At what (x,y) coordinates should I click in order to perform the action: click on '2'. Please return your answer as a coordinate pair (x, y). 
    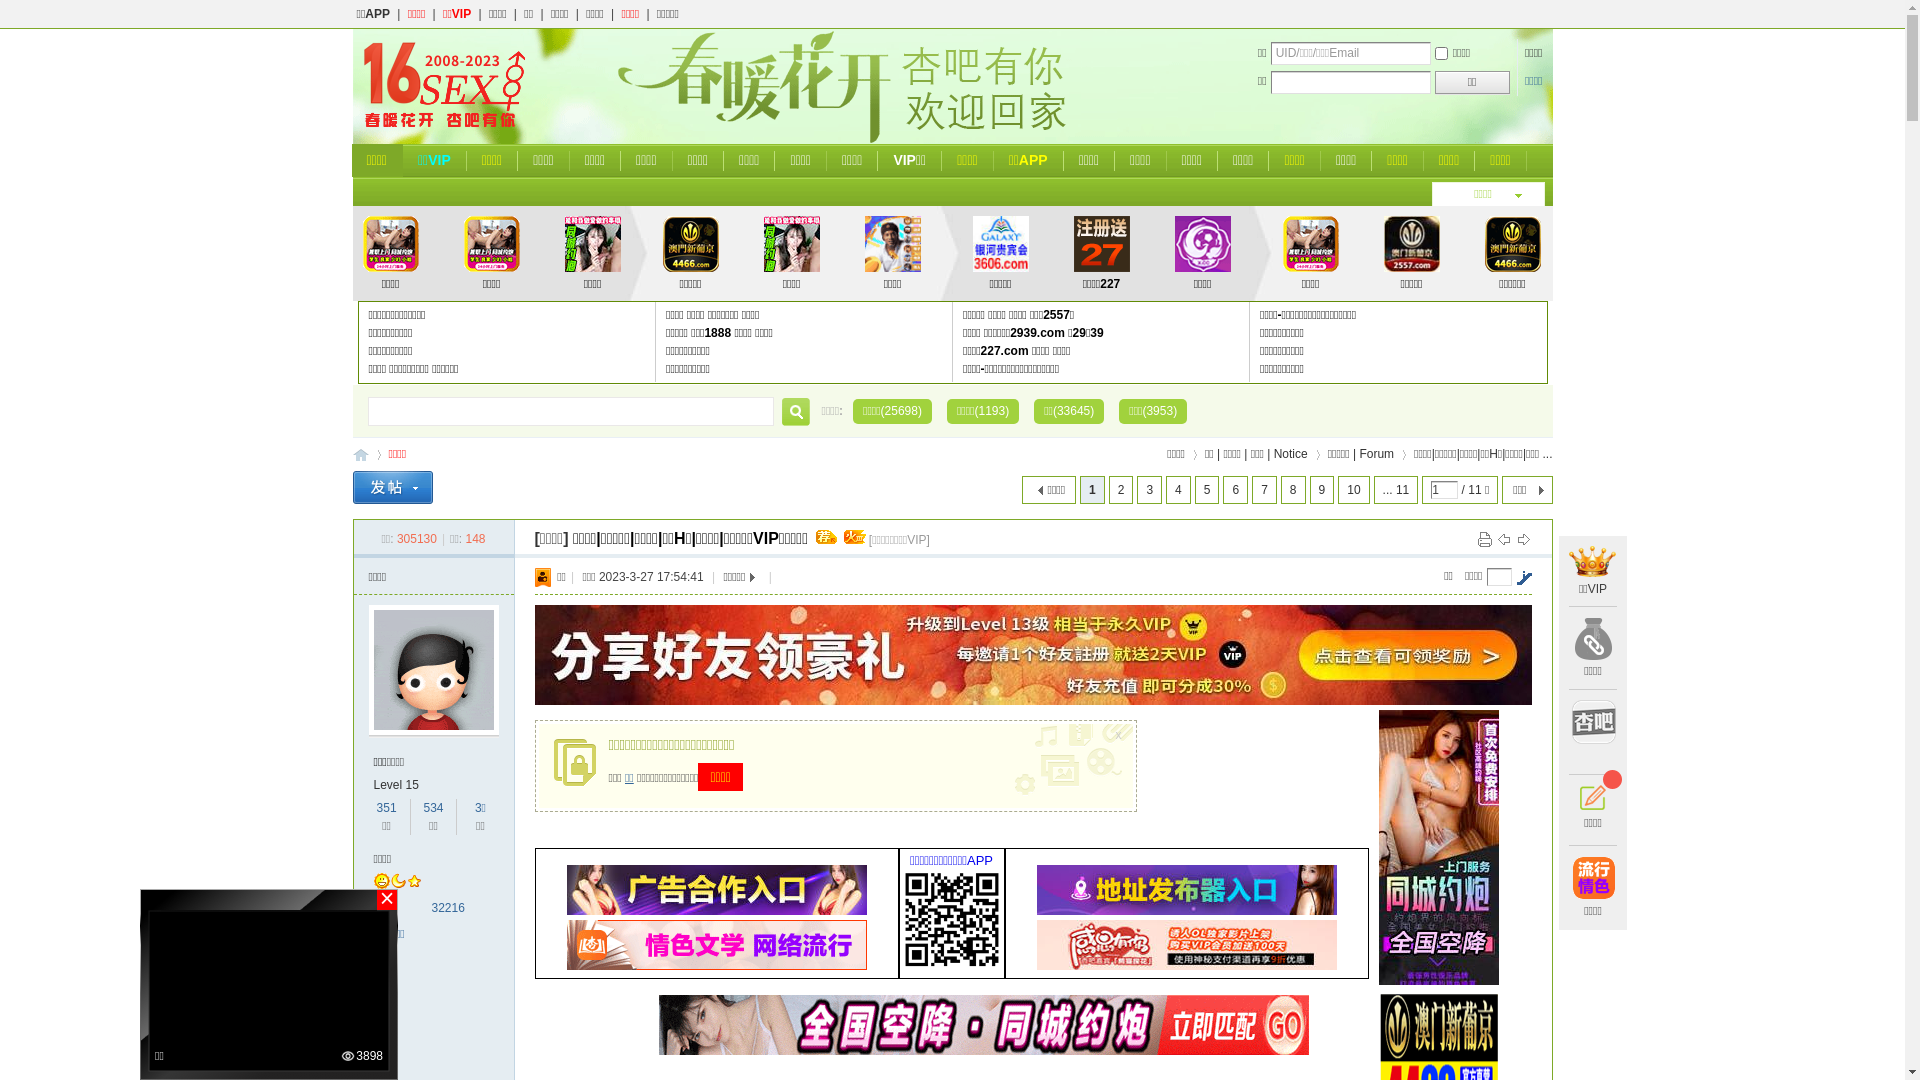
    Looking at the image, I should click on (1121, 489).